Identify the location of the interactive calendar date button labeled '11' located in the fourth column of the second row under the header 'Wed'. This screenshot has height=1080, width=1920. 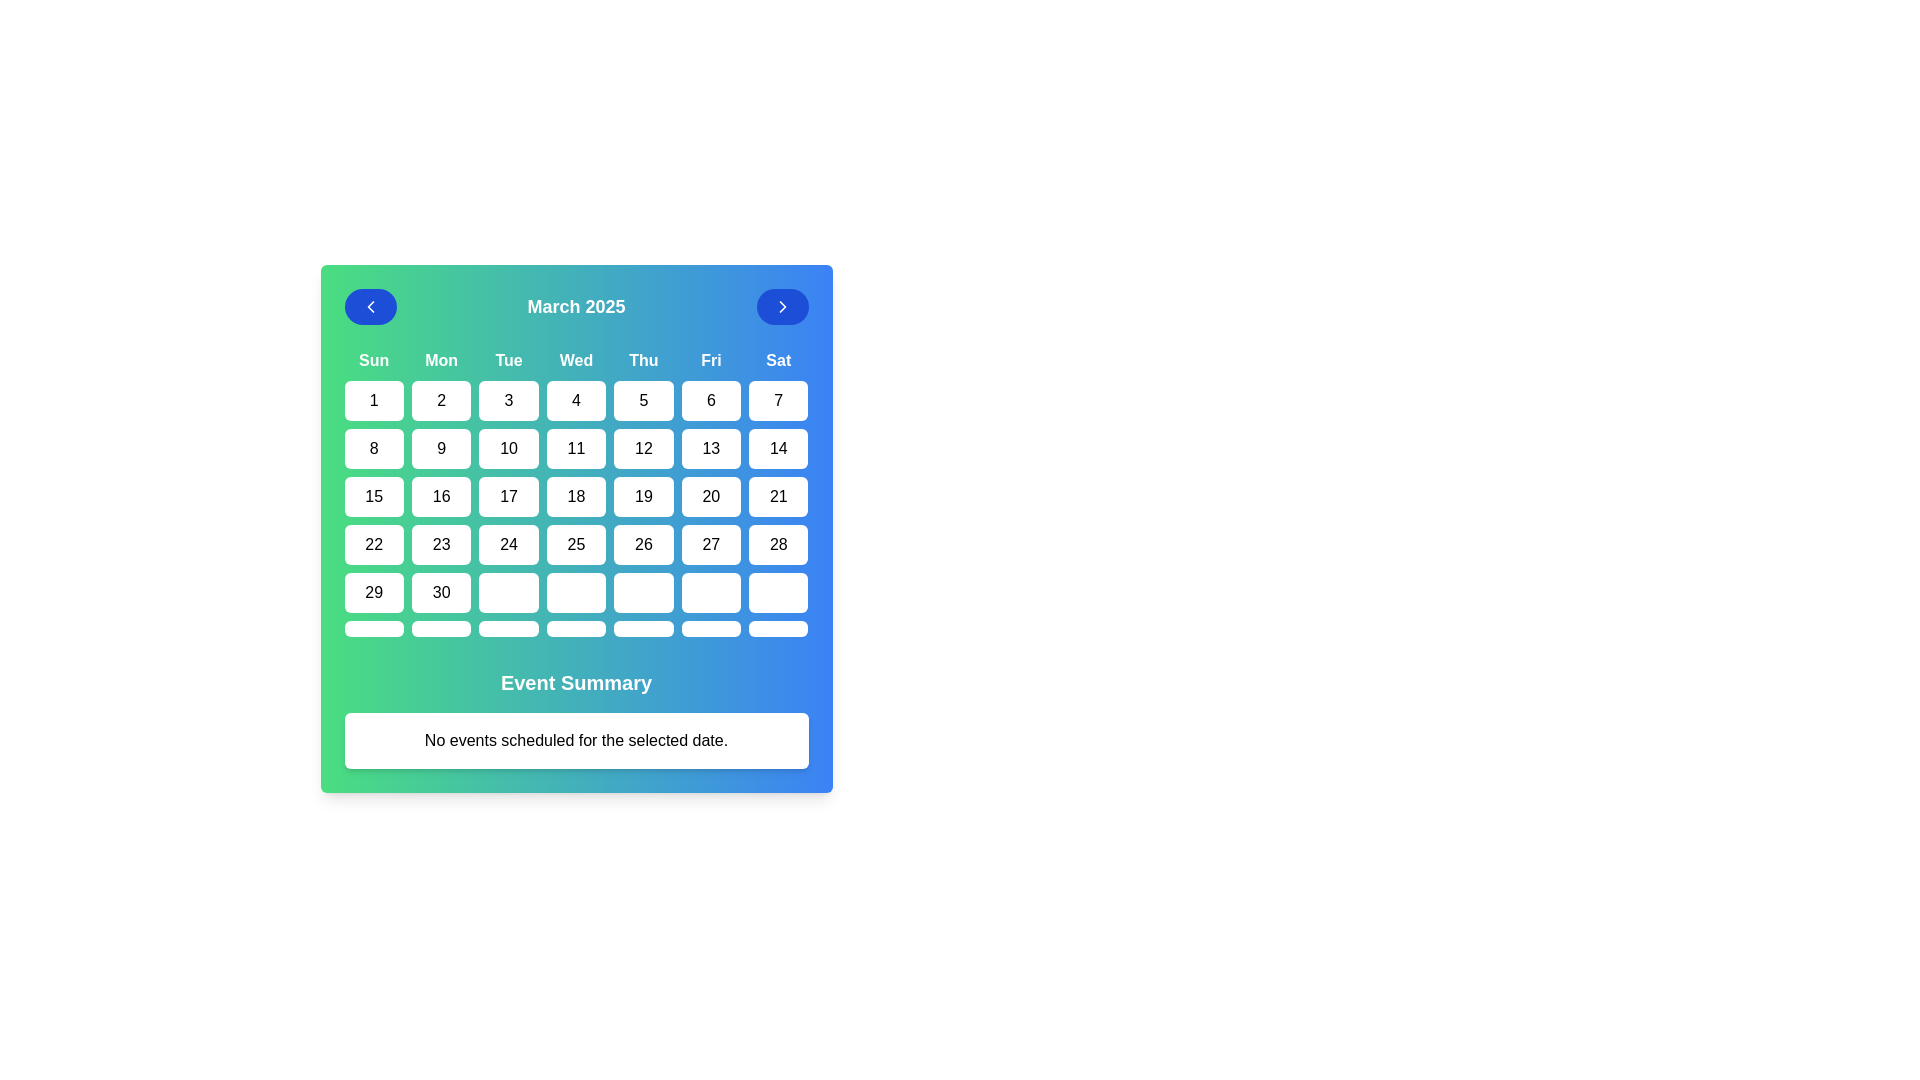
(575, 447).